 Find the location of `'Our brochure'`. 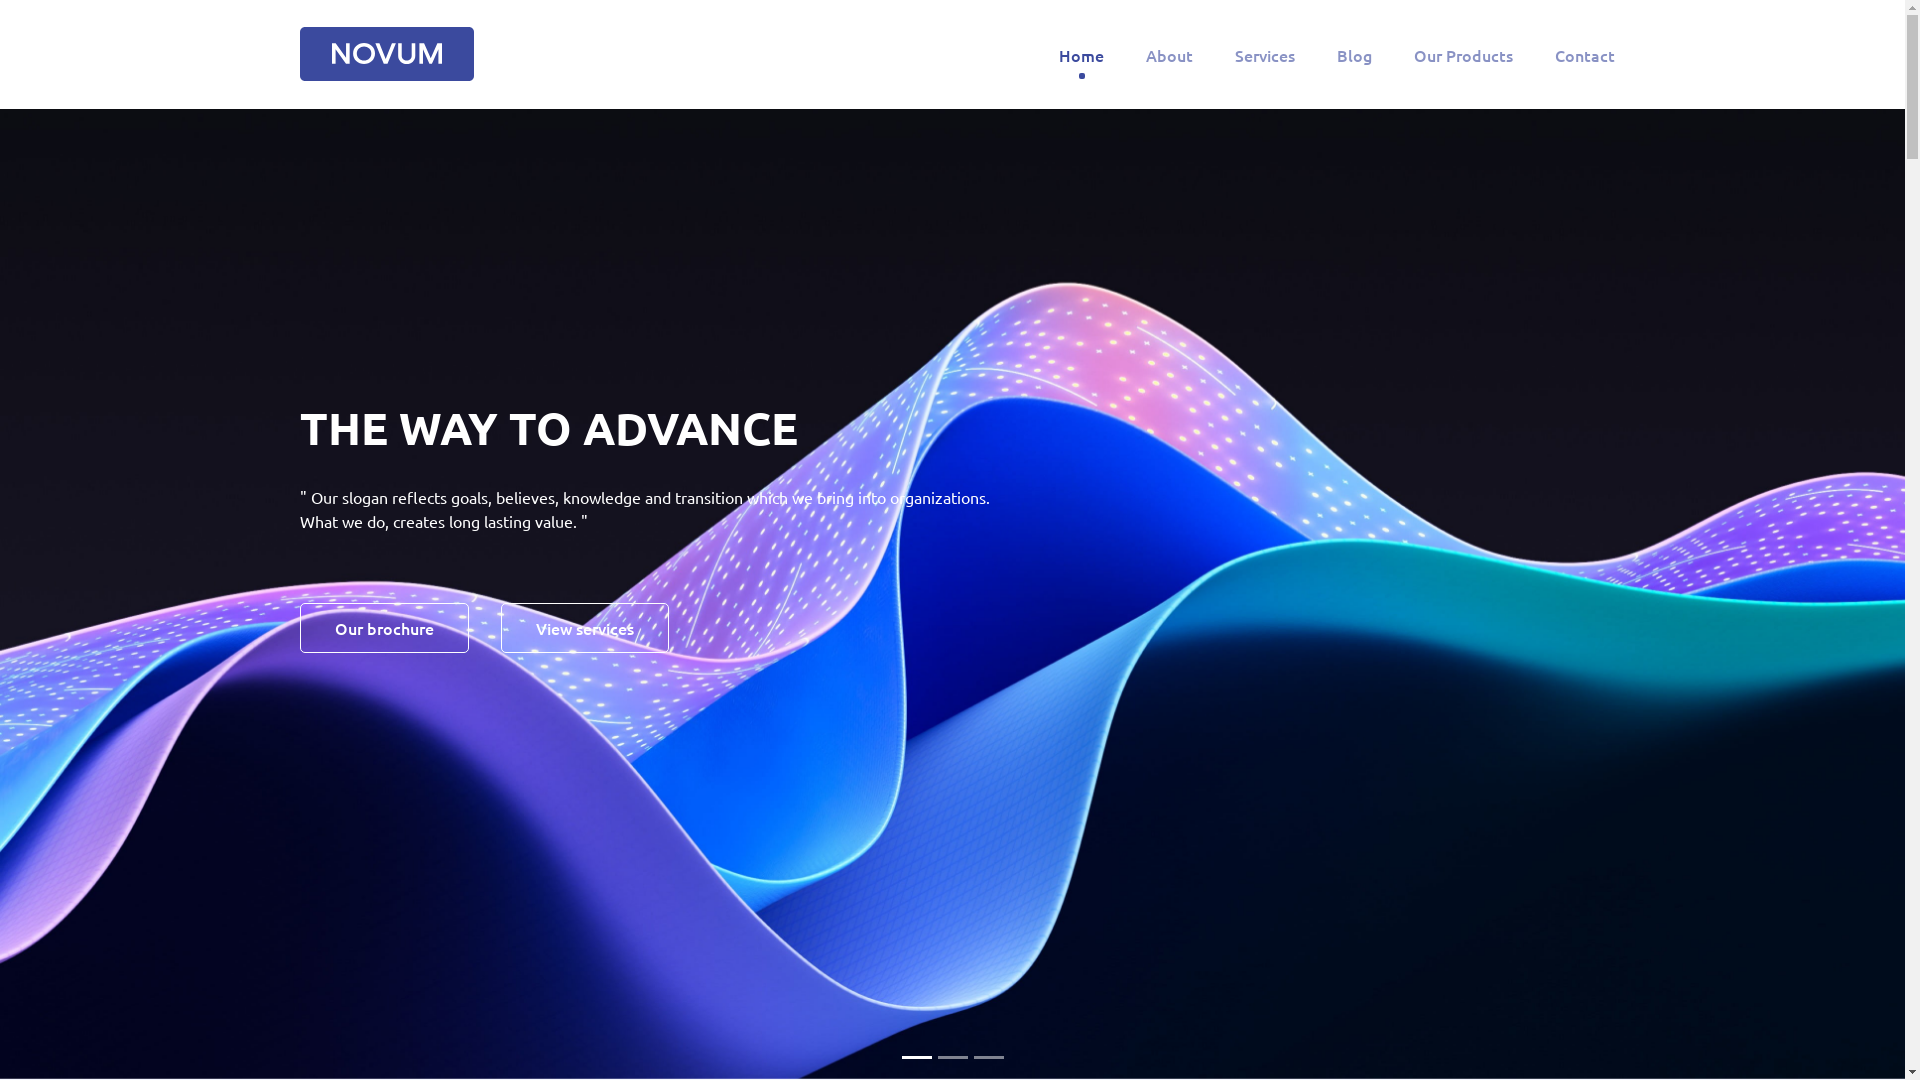

'Our brochure' is located at coordinates (384, 627).